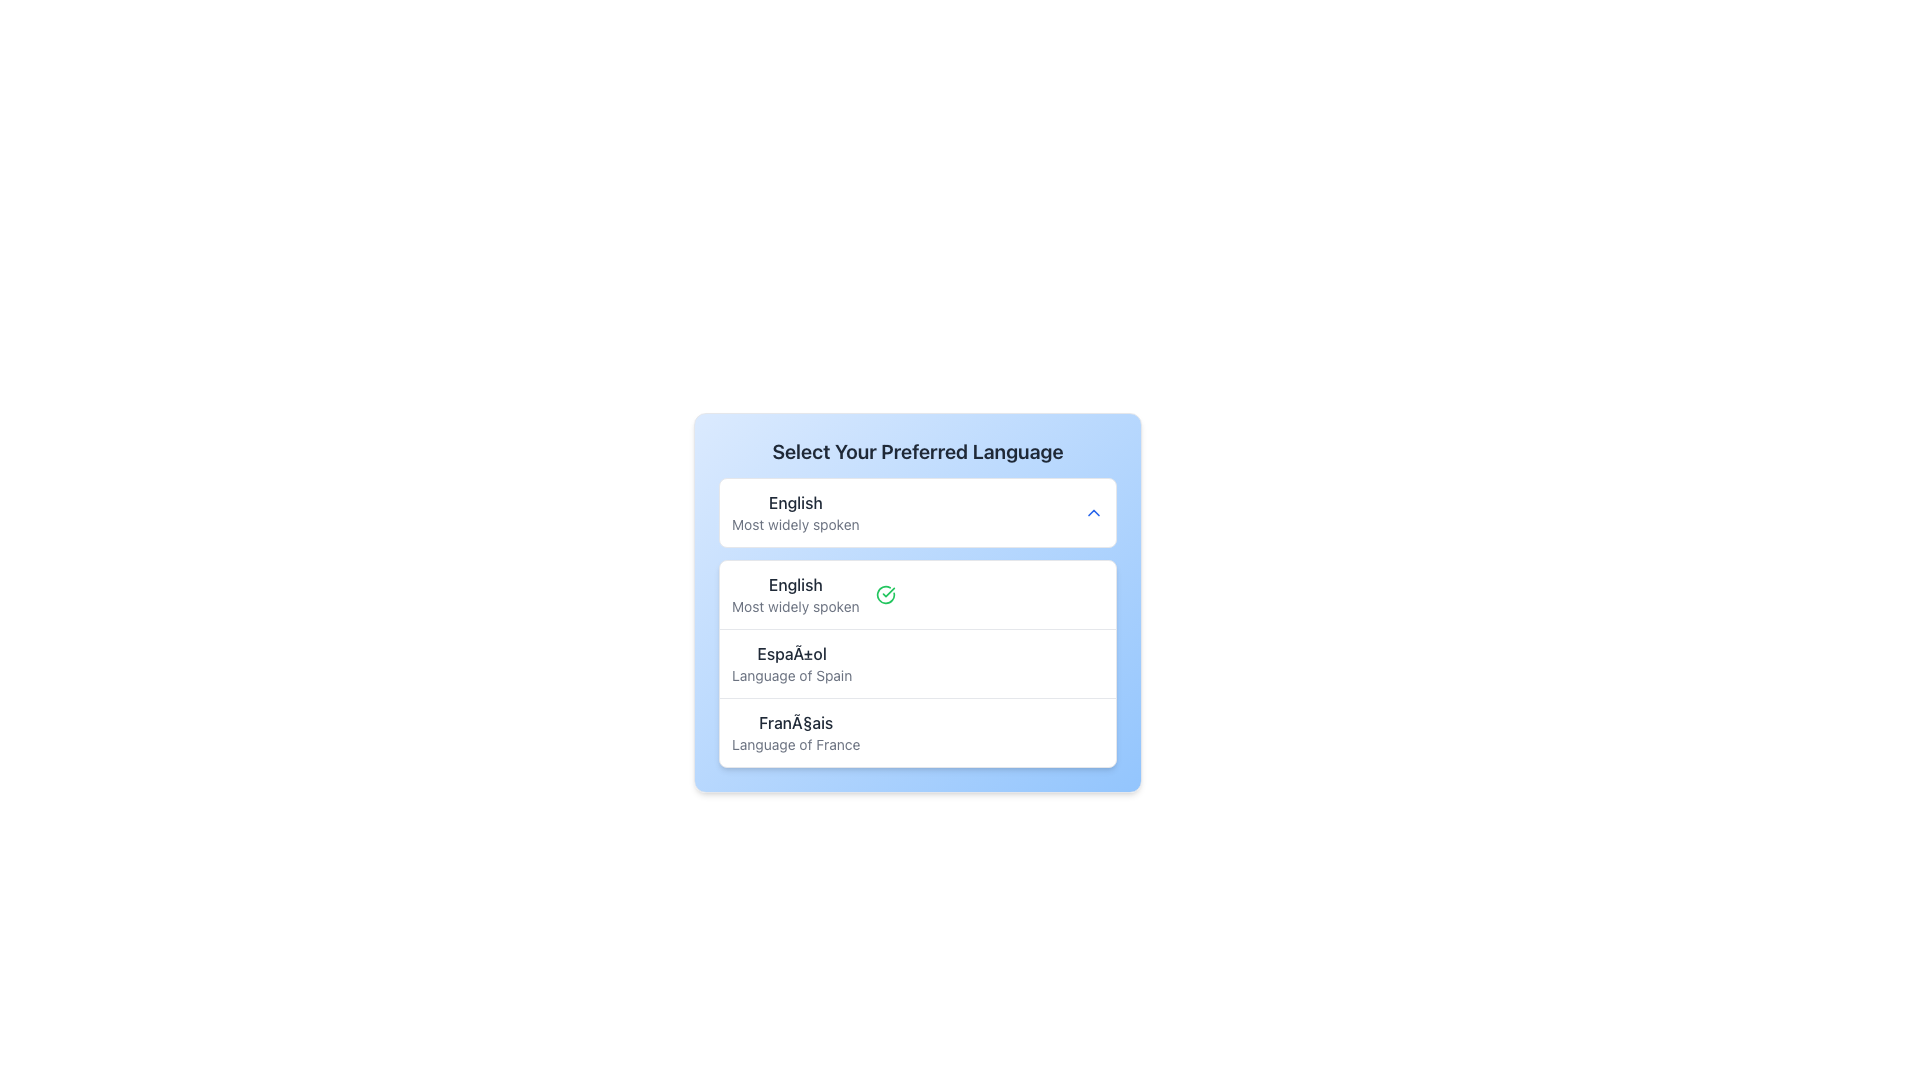 The height and width of the screenshot is (1080, 1920). I want to click on the text label displaying 'Most widely spoken', which is styled with a smaller gray font and located below 'English' in the language selection list, so click(794, 605).